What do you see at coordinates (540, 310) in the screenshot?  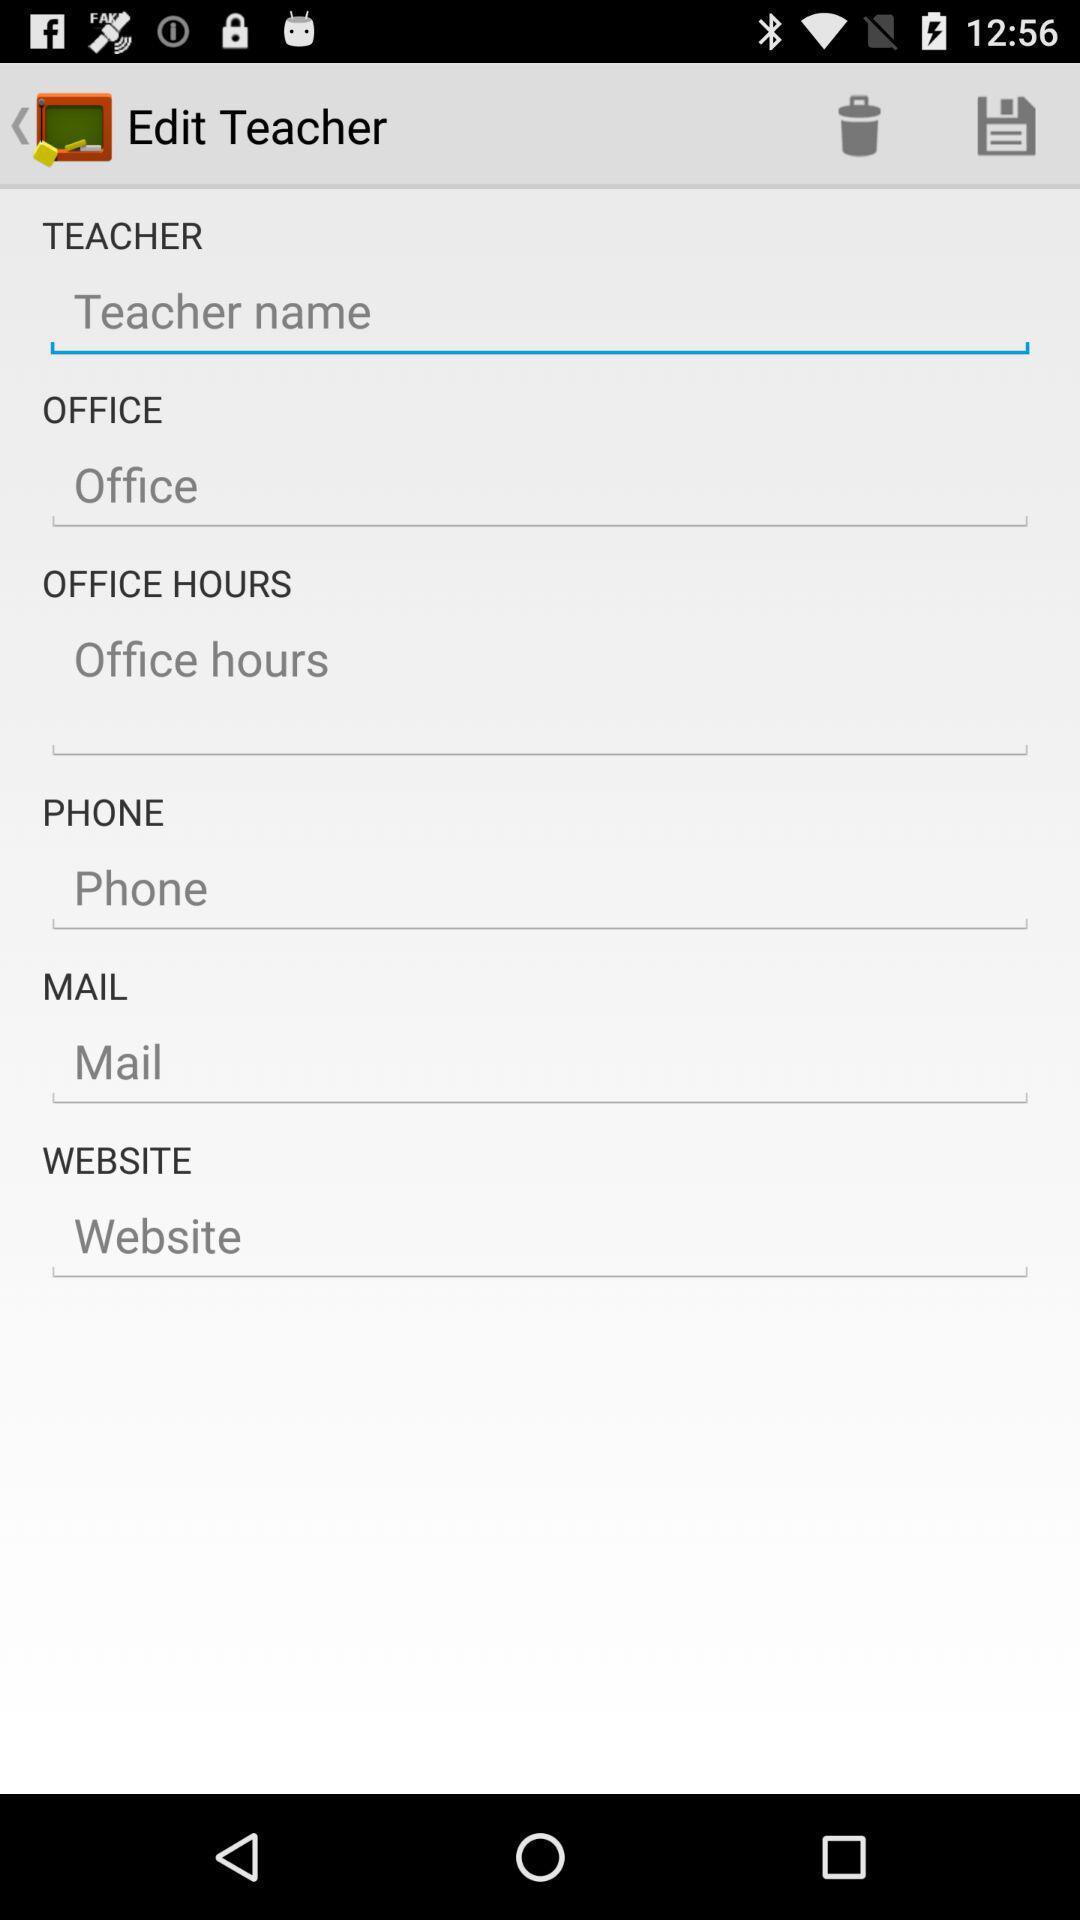 I see `name` at bounding box center [540, 310].